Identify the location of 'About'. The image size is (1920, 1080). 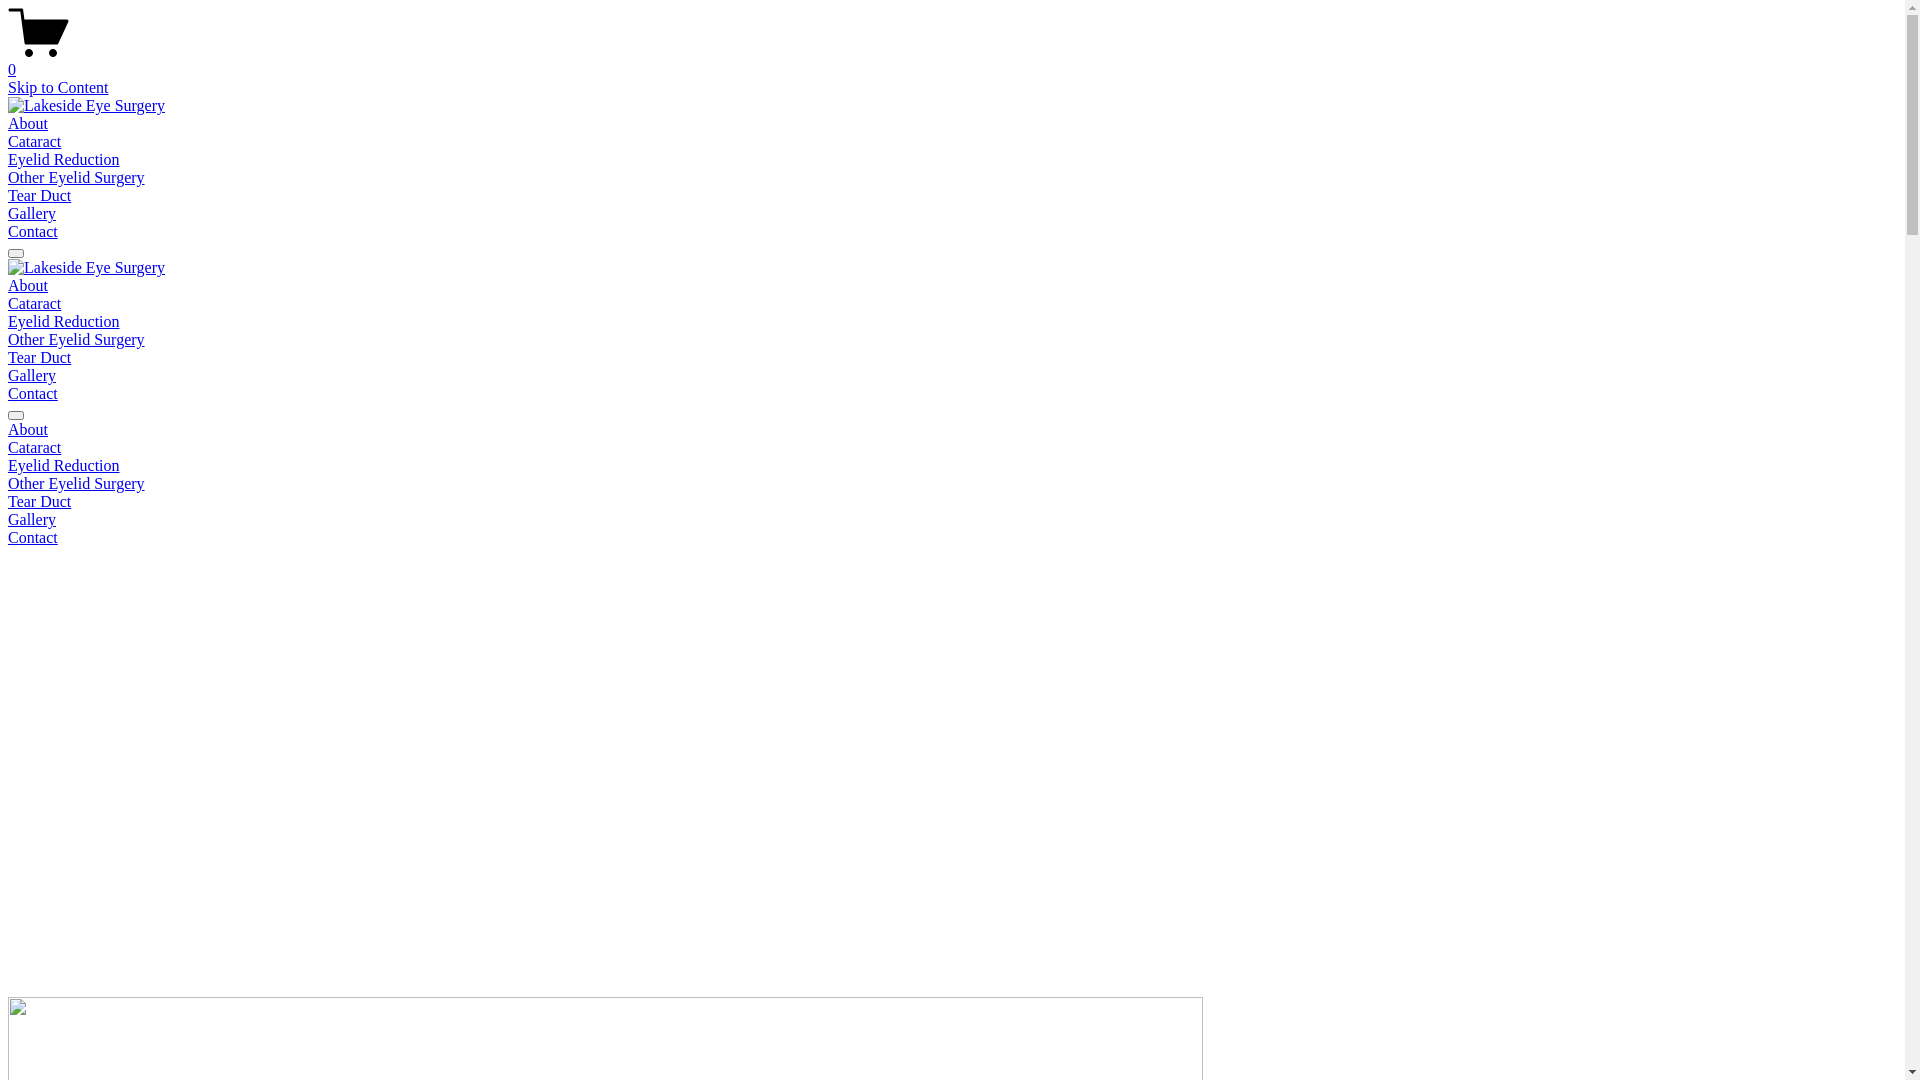
(28, 123).